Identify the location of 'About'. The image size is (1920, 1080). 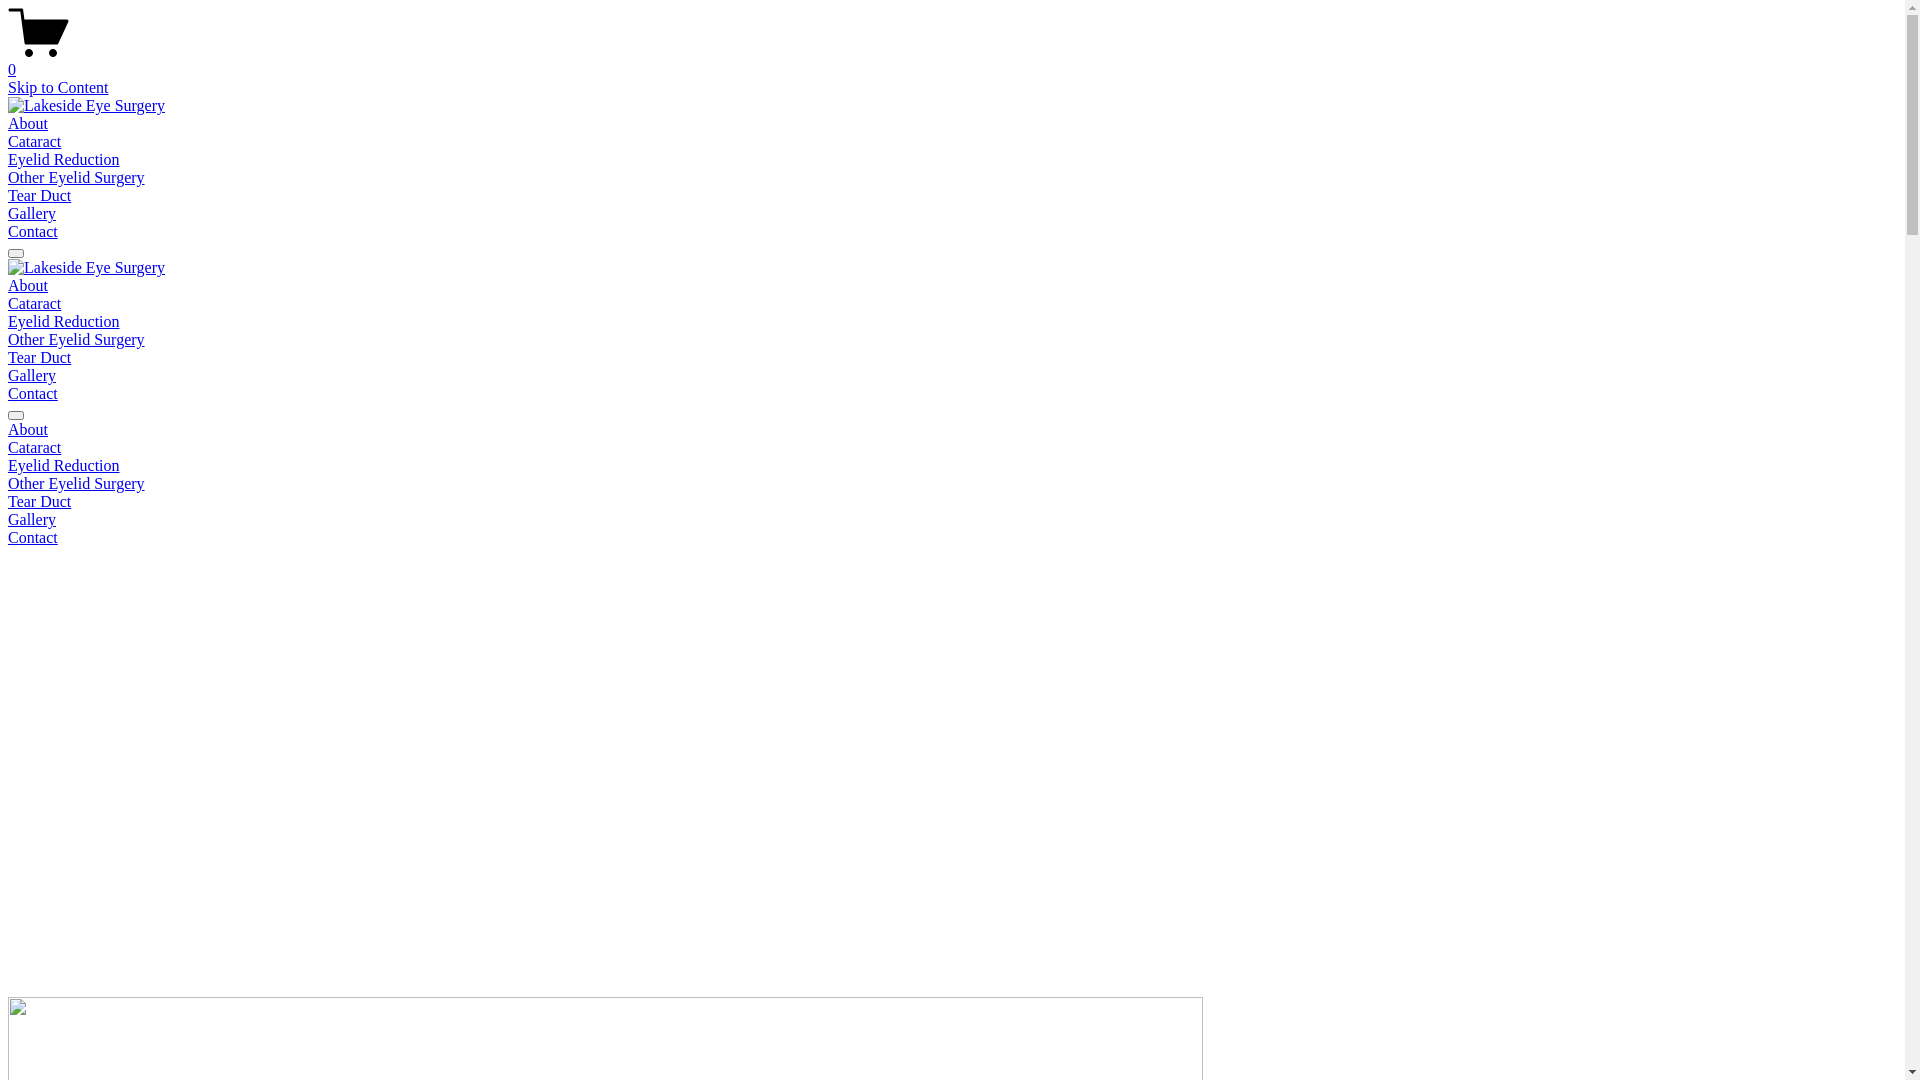
(28, 123).